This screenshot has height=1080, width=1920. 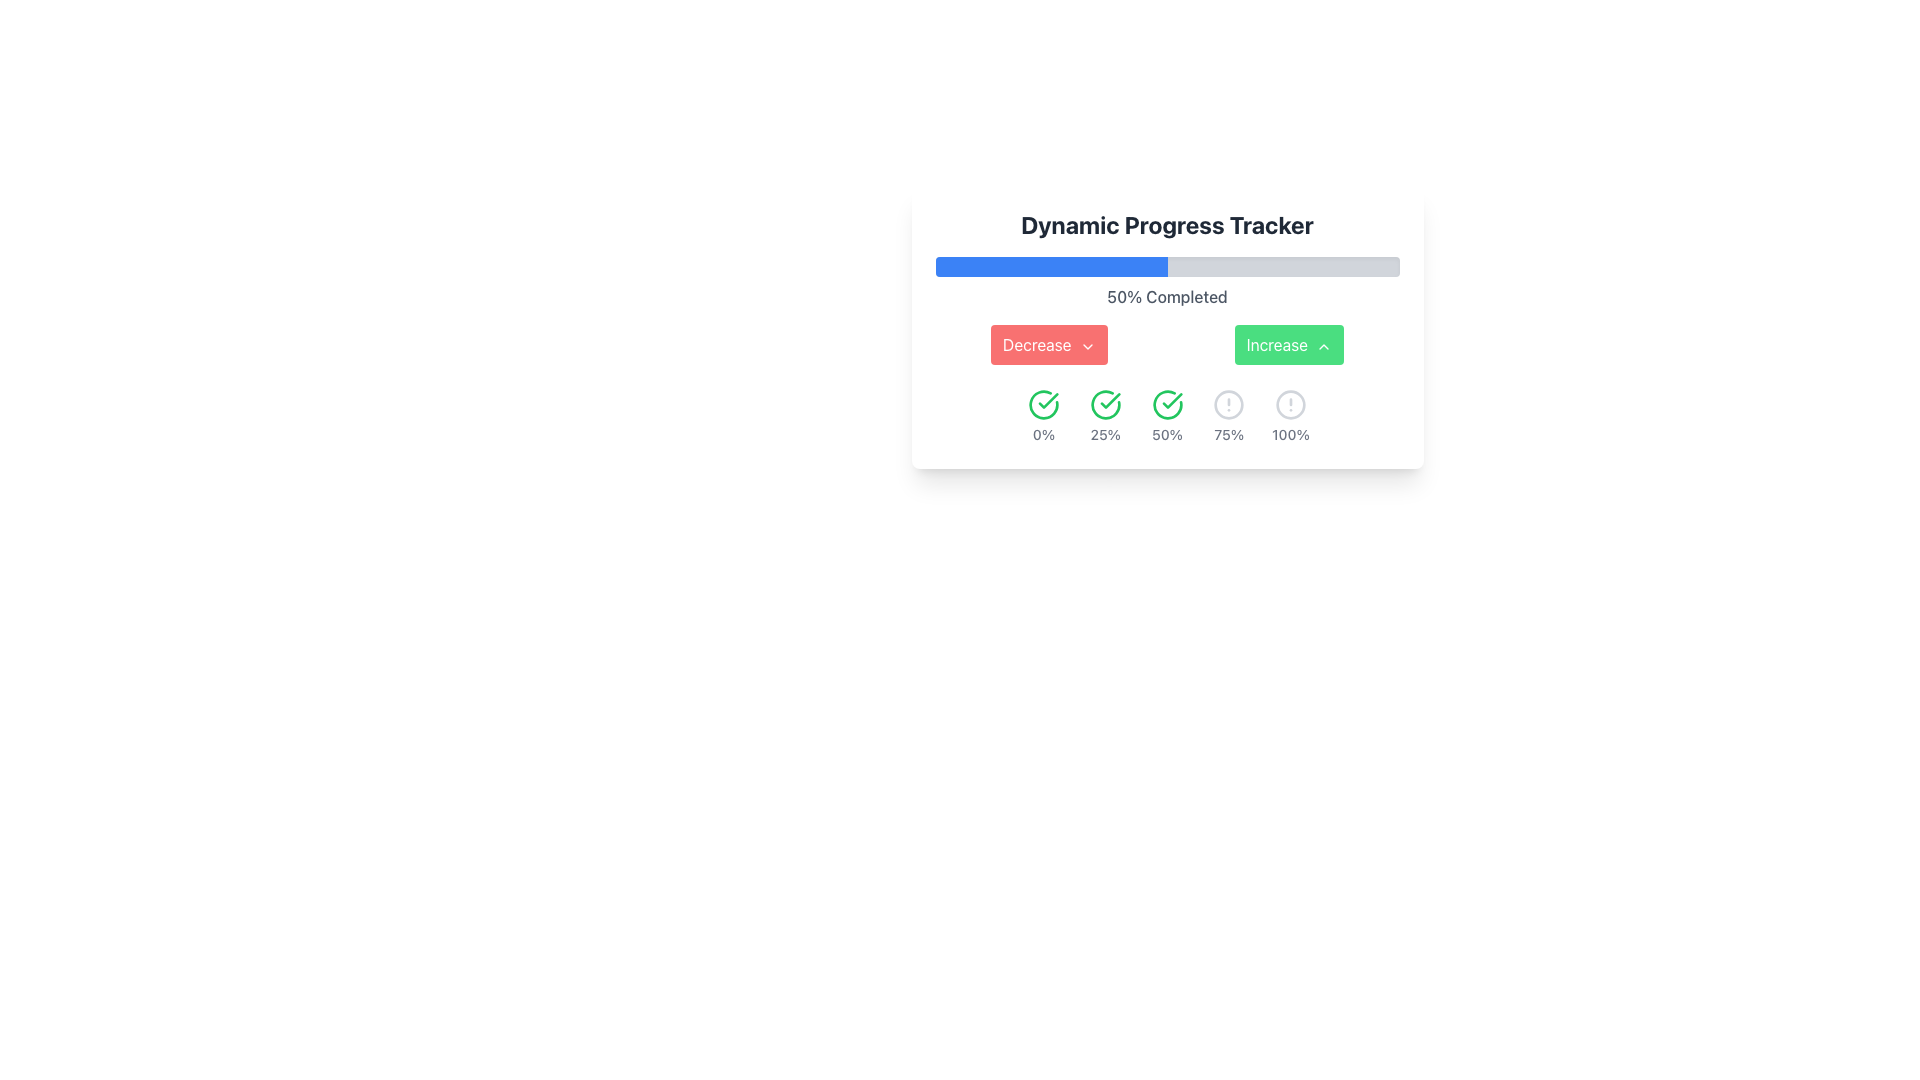 What do you see at coordinates (1167, 405) in the screenshot?
I see `the green outlined check-circle icon indicating a completed state, which is the third in a row of circular indicators below the progress bar` at bounding box center [1167, 405].